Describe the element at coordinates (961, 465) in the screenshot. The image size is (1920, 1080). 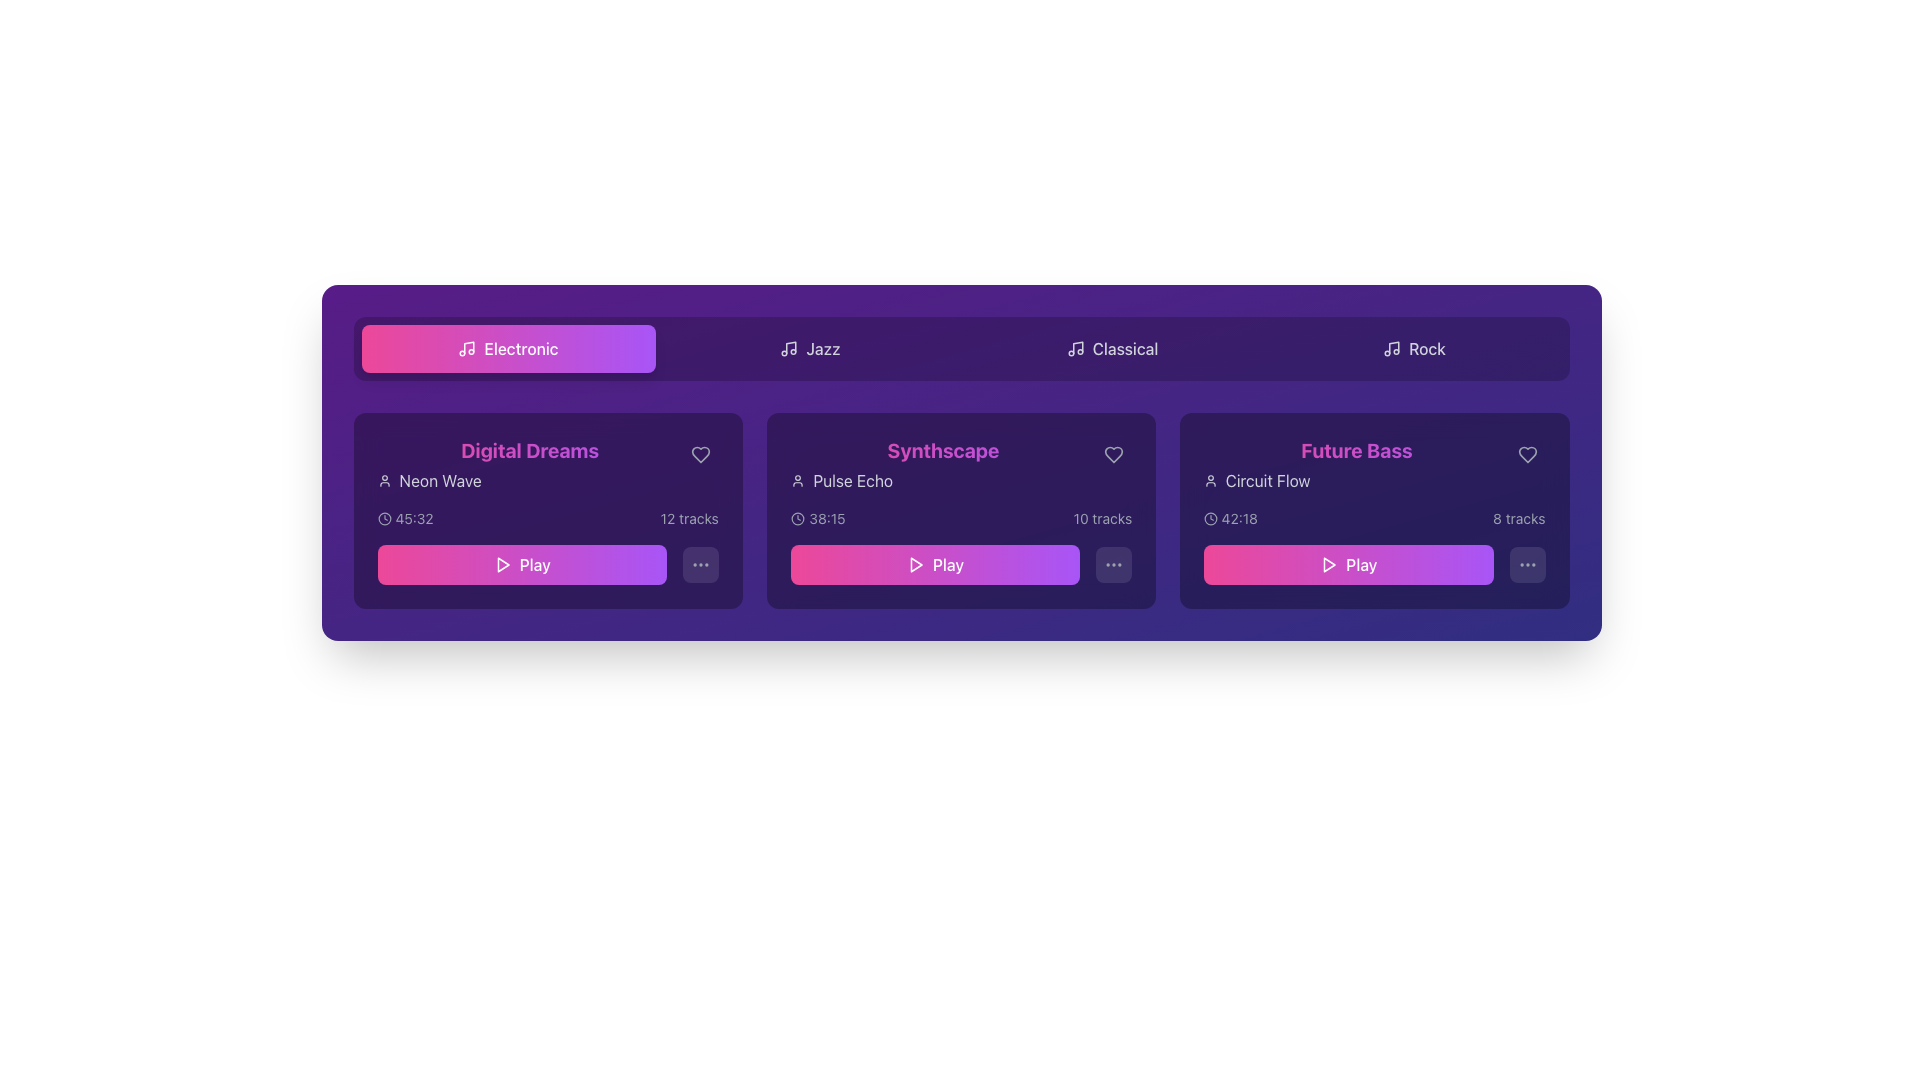
I see `the styling of the Text Label that identifies the music album or track, located in the center column above the time and track count details` at that location.